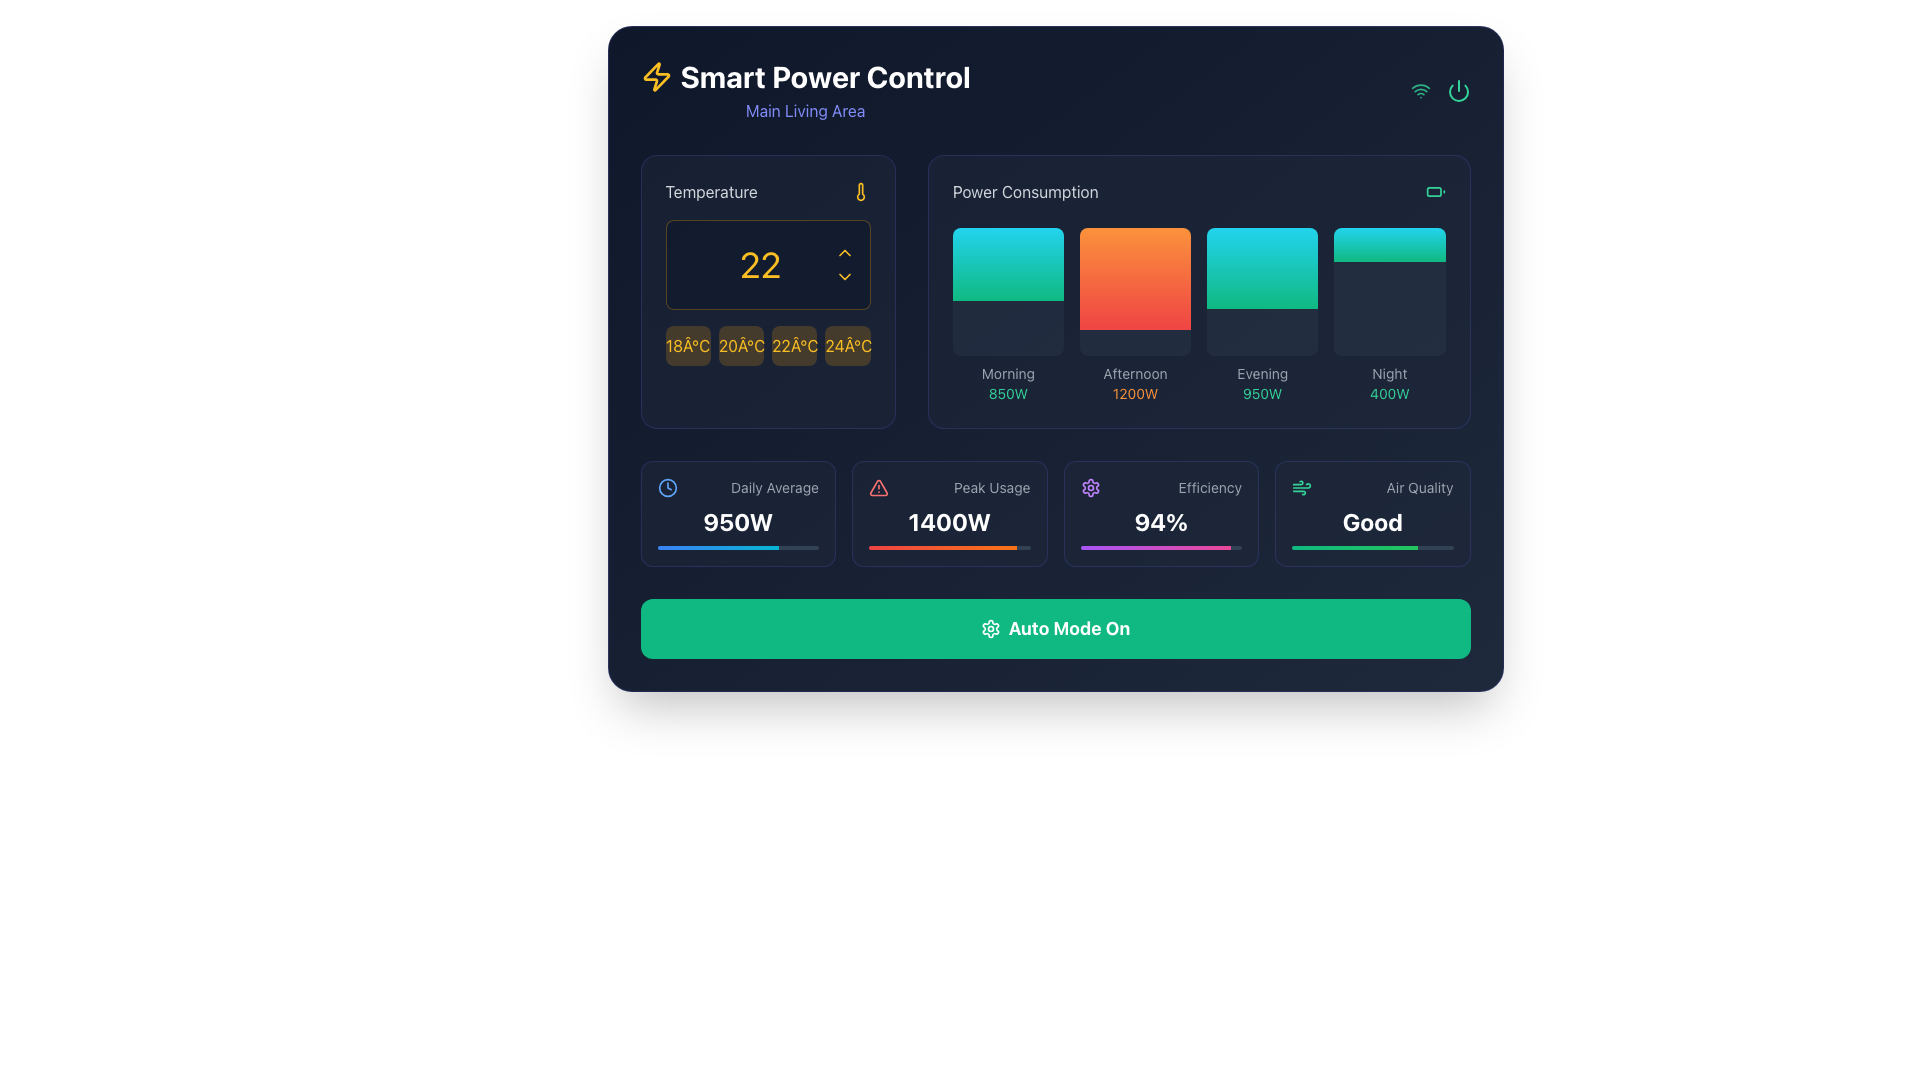 Image resolution: width=1920 pixels, height=1080 pixels. What do you see at coordinates (1161, 547) in the screenshot?
I see `the progress bar located beneath the '94%' percentage text in the 'Efficiency' section, which has a dark background and a gradient-filled bar flowing from purple to pink` at bounding box center [1161, 547].